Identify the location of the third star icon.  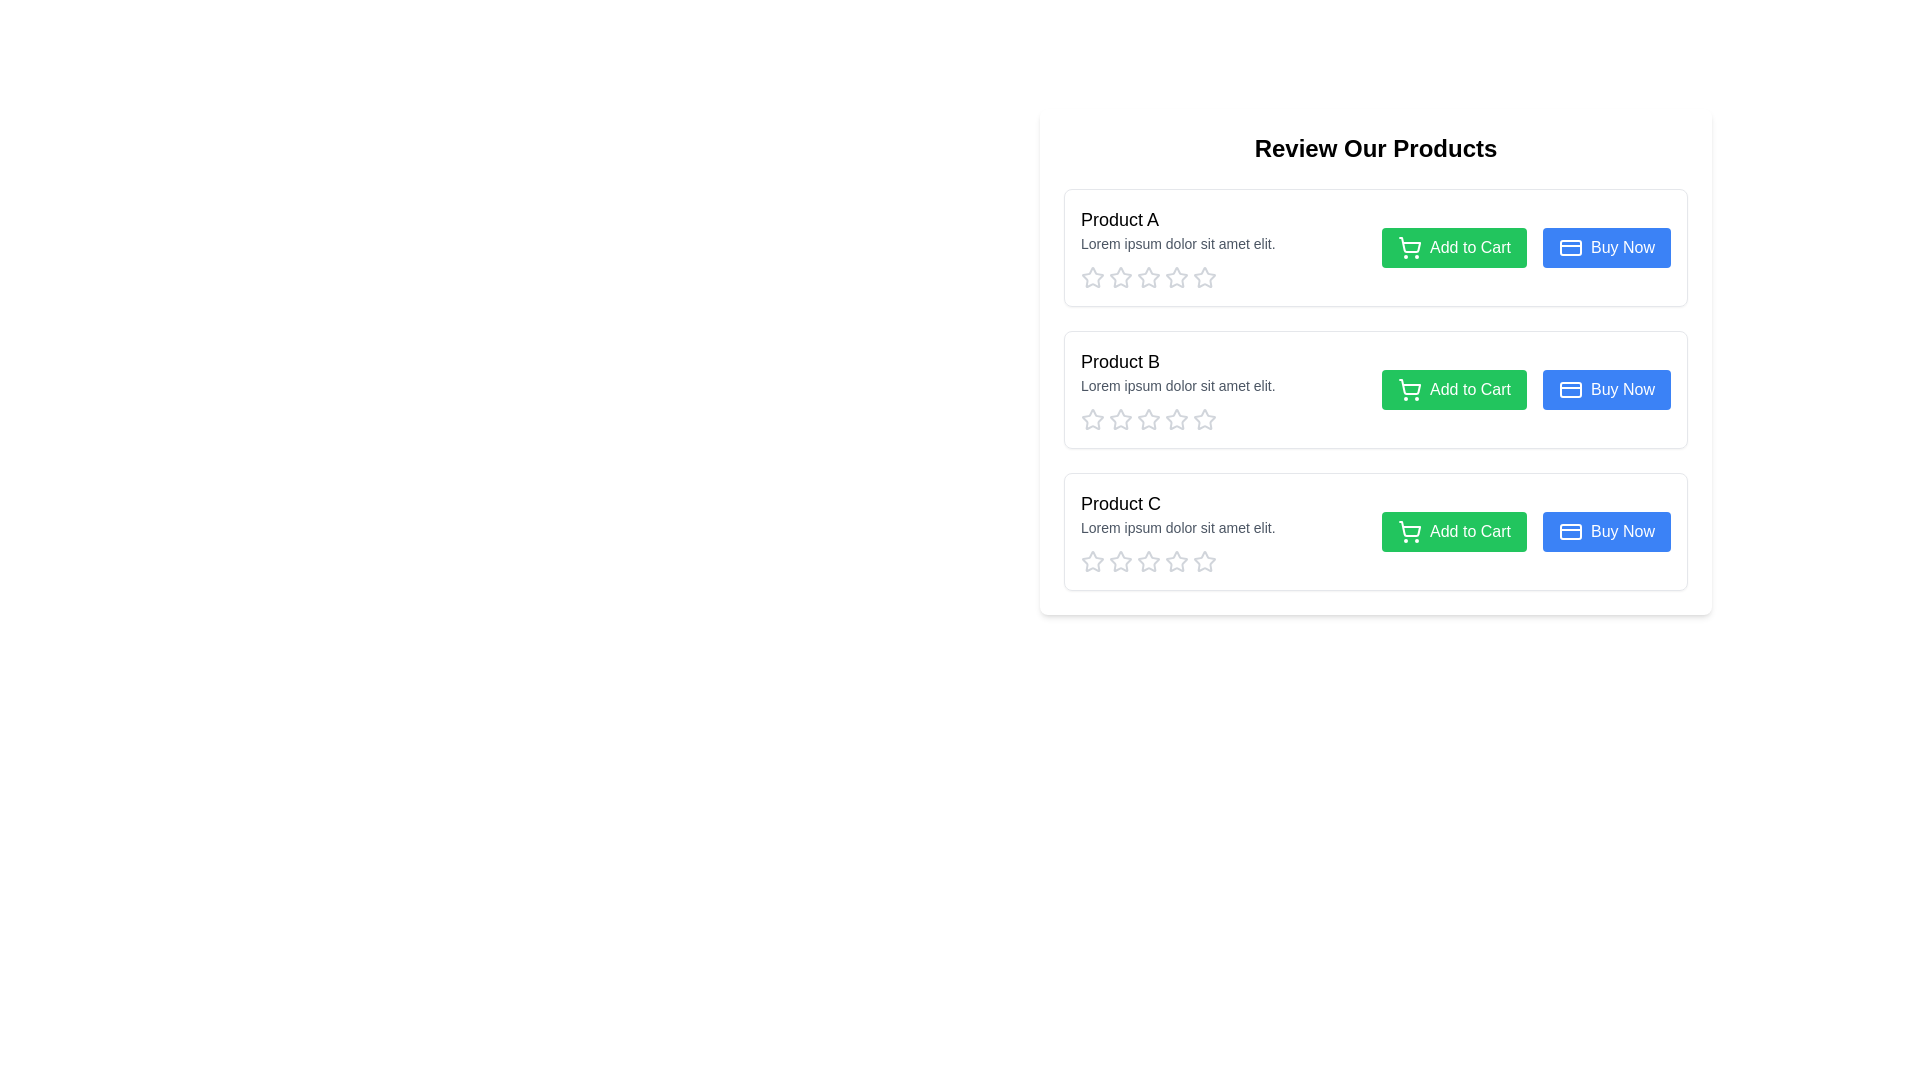
(1148, 277).